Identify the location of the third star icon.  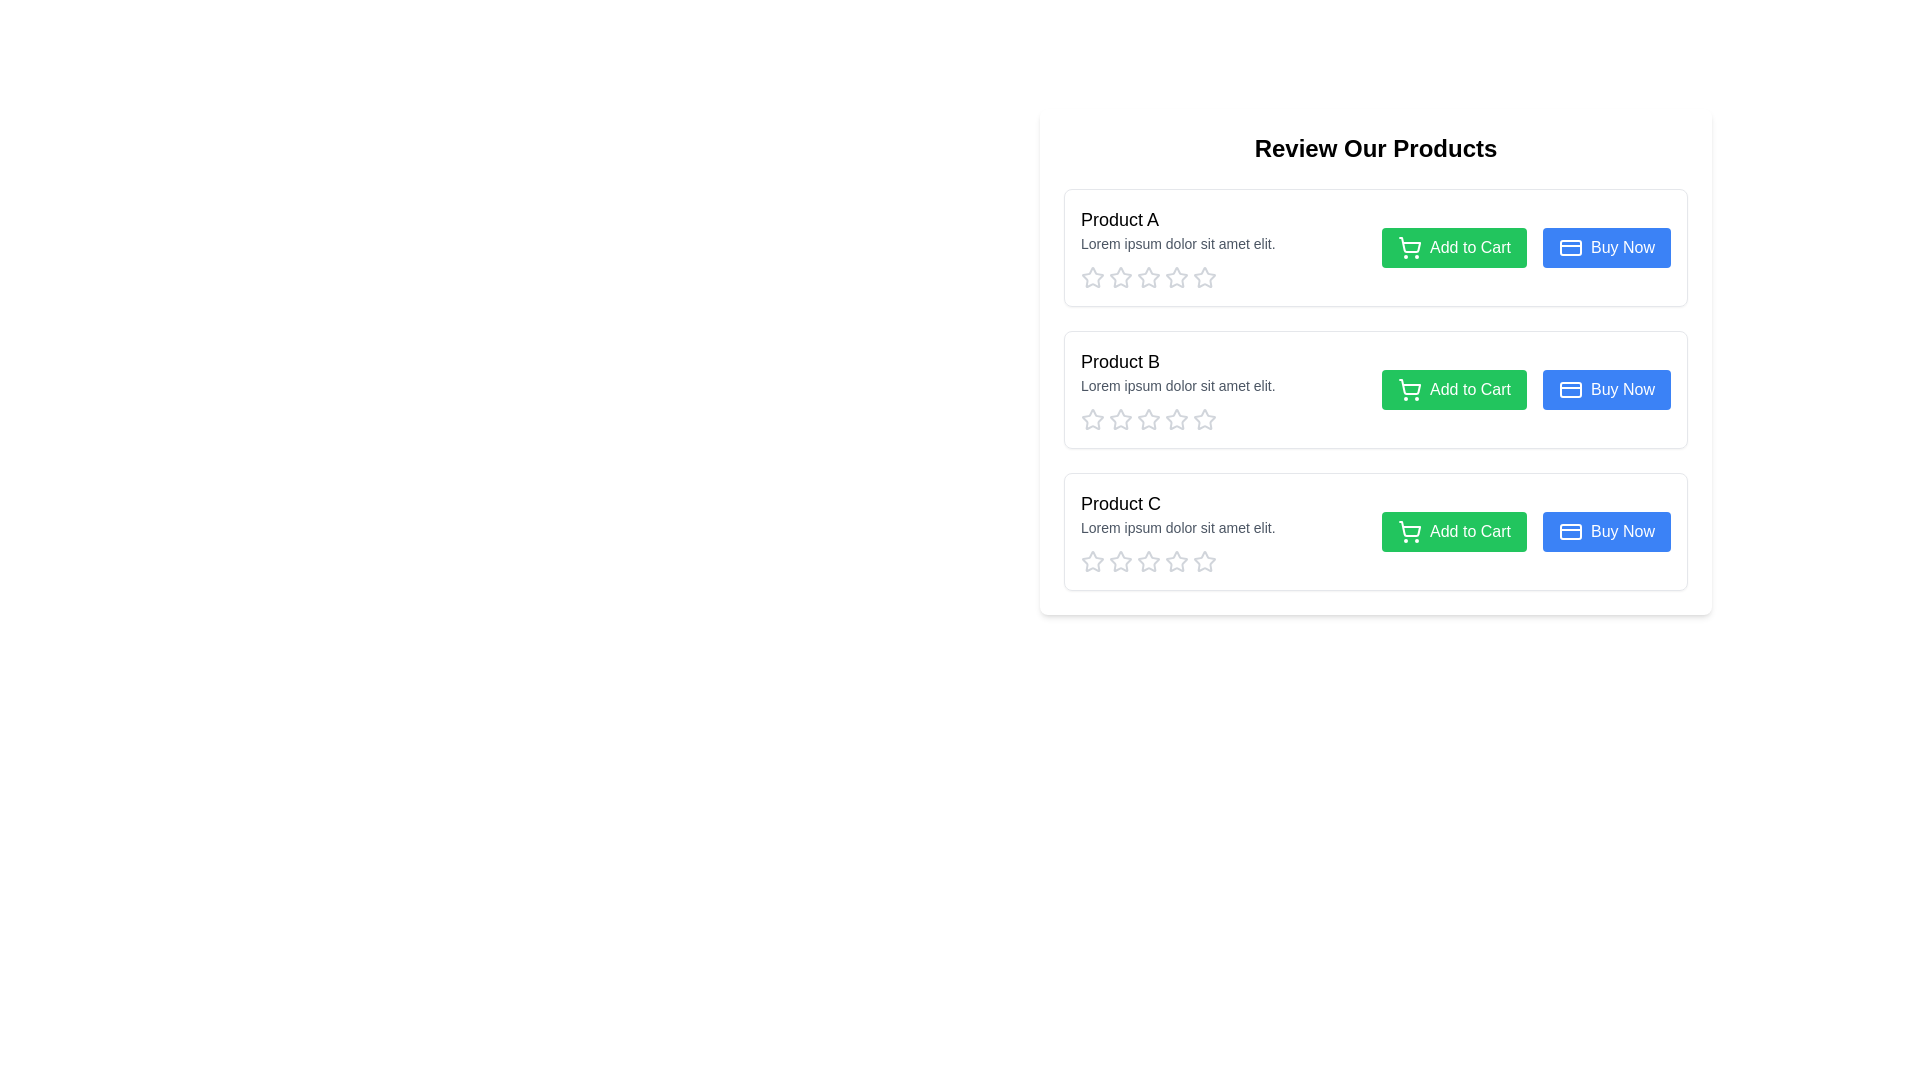
(1148, 277).